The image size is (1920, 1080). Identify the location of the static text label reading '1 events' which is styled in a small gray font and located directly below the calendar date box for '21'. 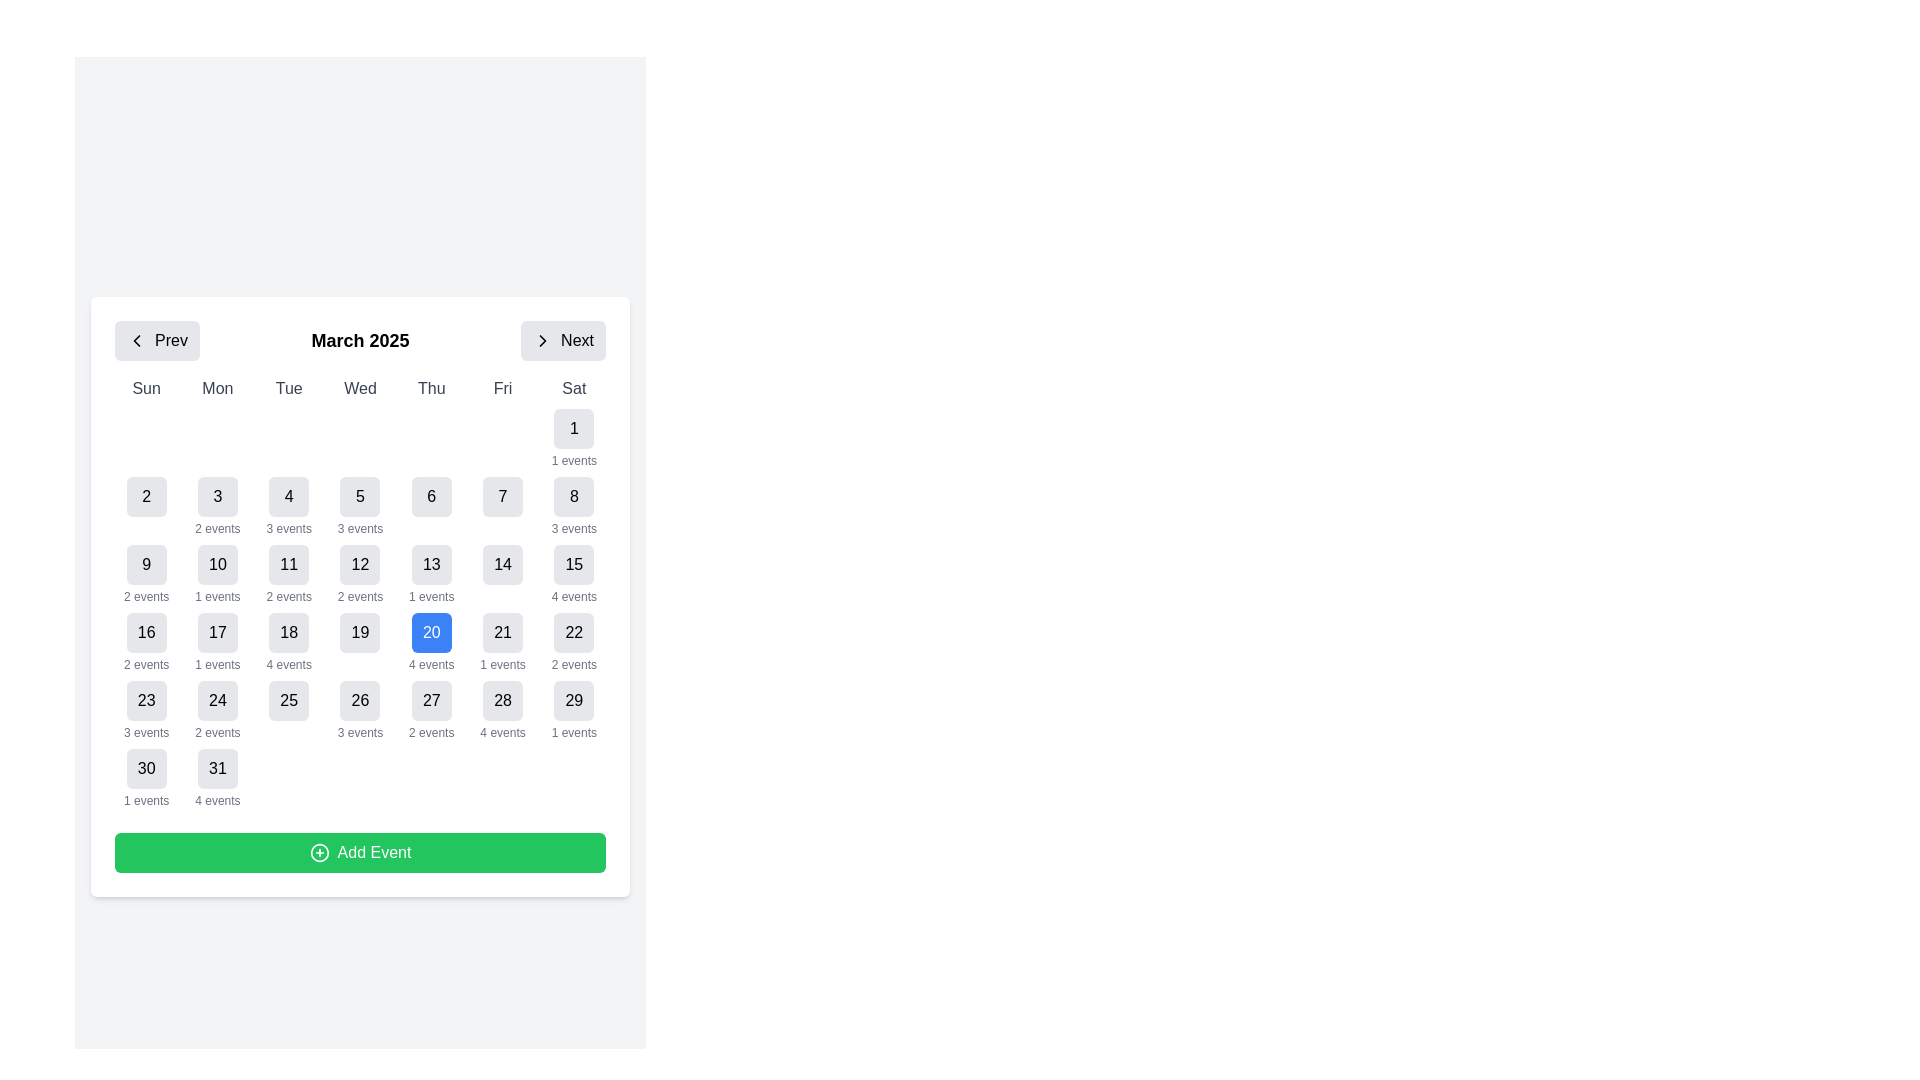
(503, 664).